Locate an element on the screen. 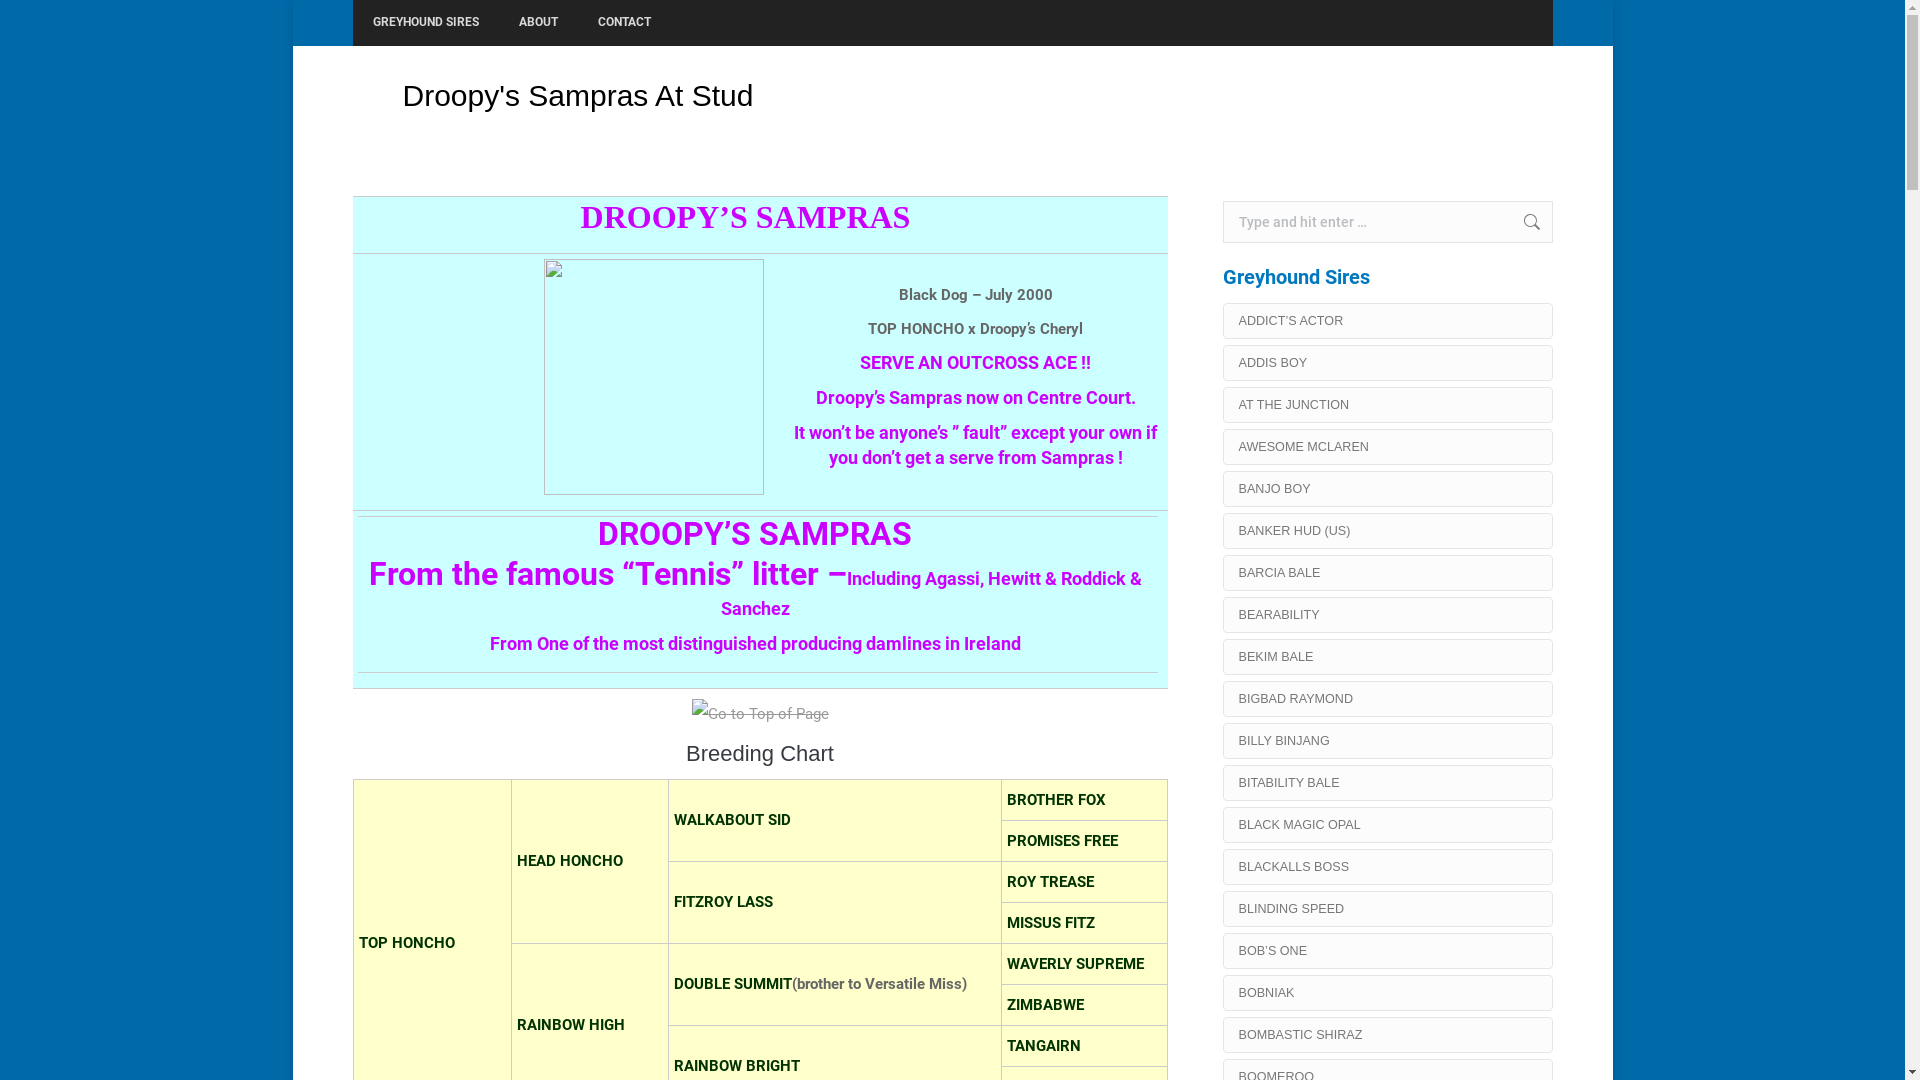 The height and width of the screenshot is (1080, 1920). 'BLACK MAGIC OPAL' is located at coordinates (1386, 825).